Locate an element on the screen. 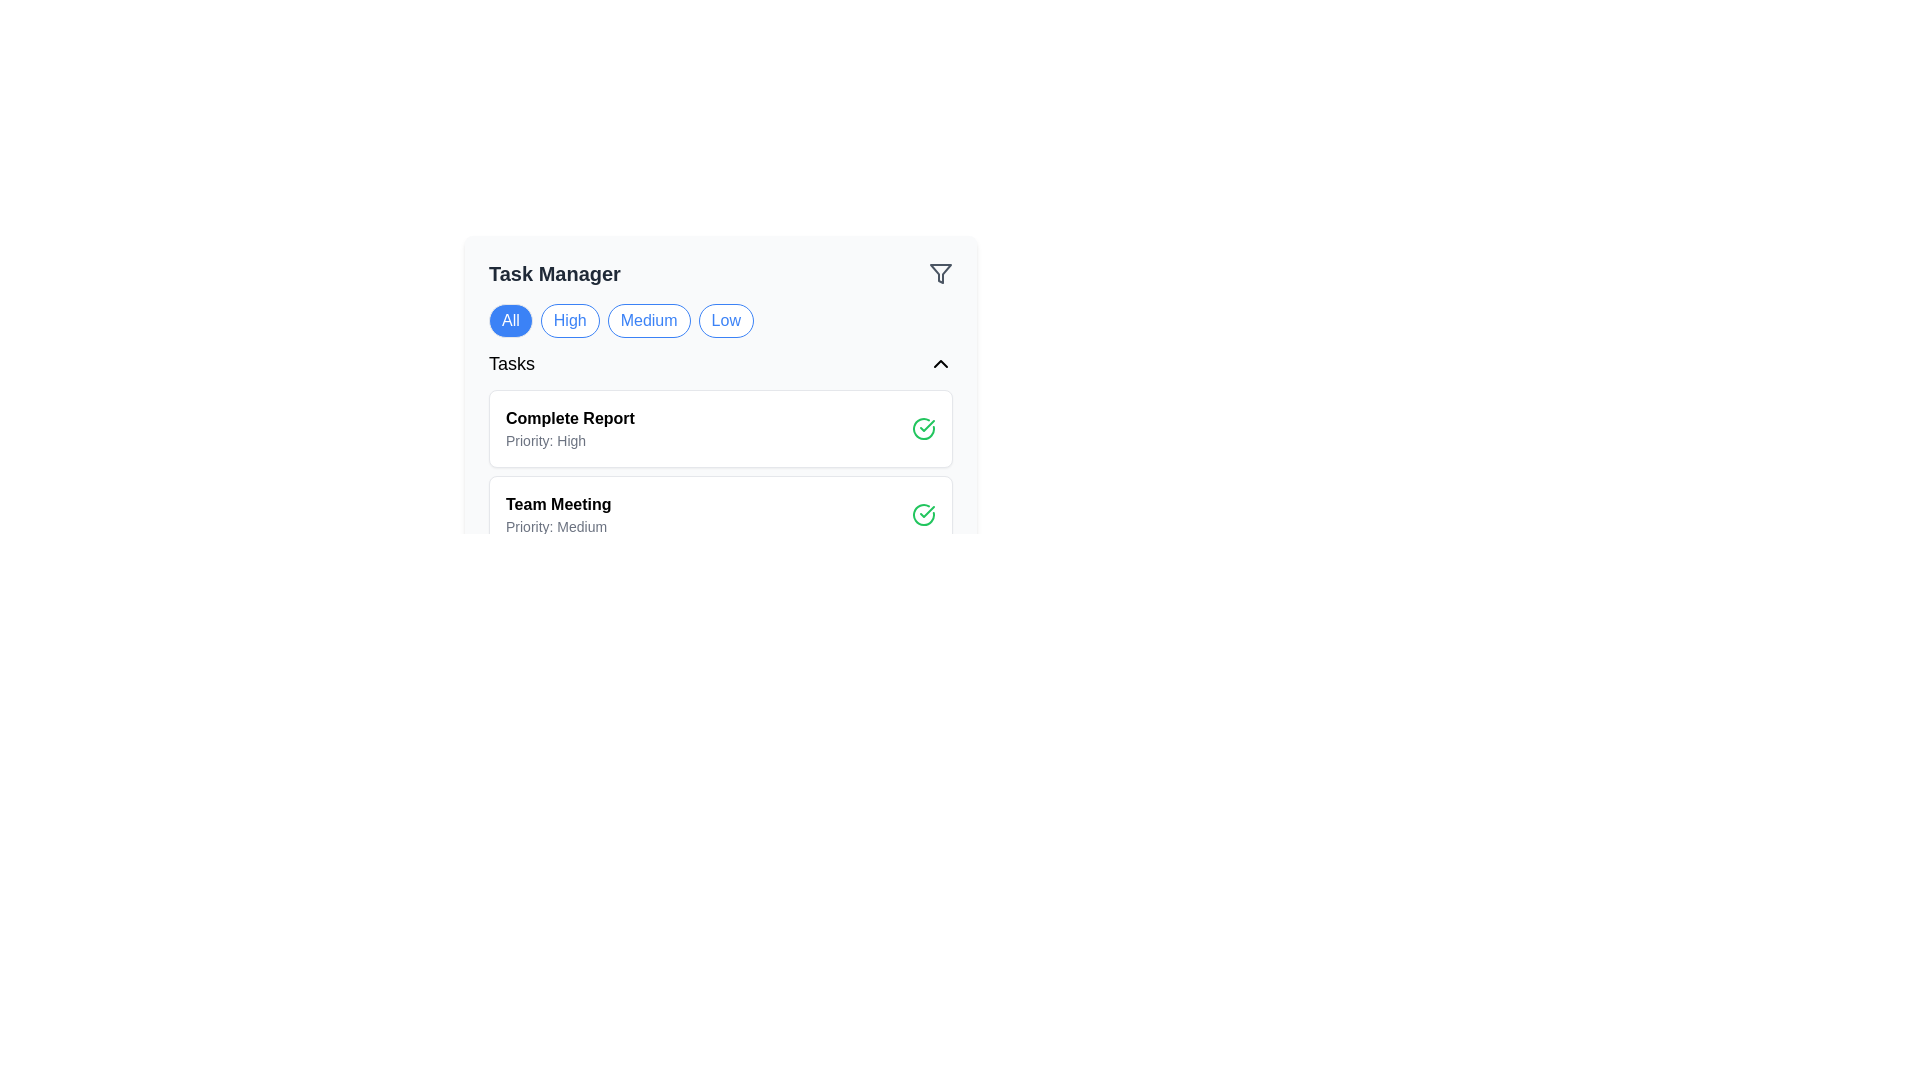 Image resolution: width=1920 pixels, height=1080 pixels. the upward-pointing chevron icon next to the 'Tasks' text is located at coordinates (939, 363).